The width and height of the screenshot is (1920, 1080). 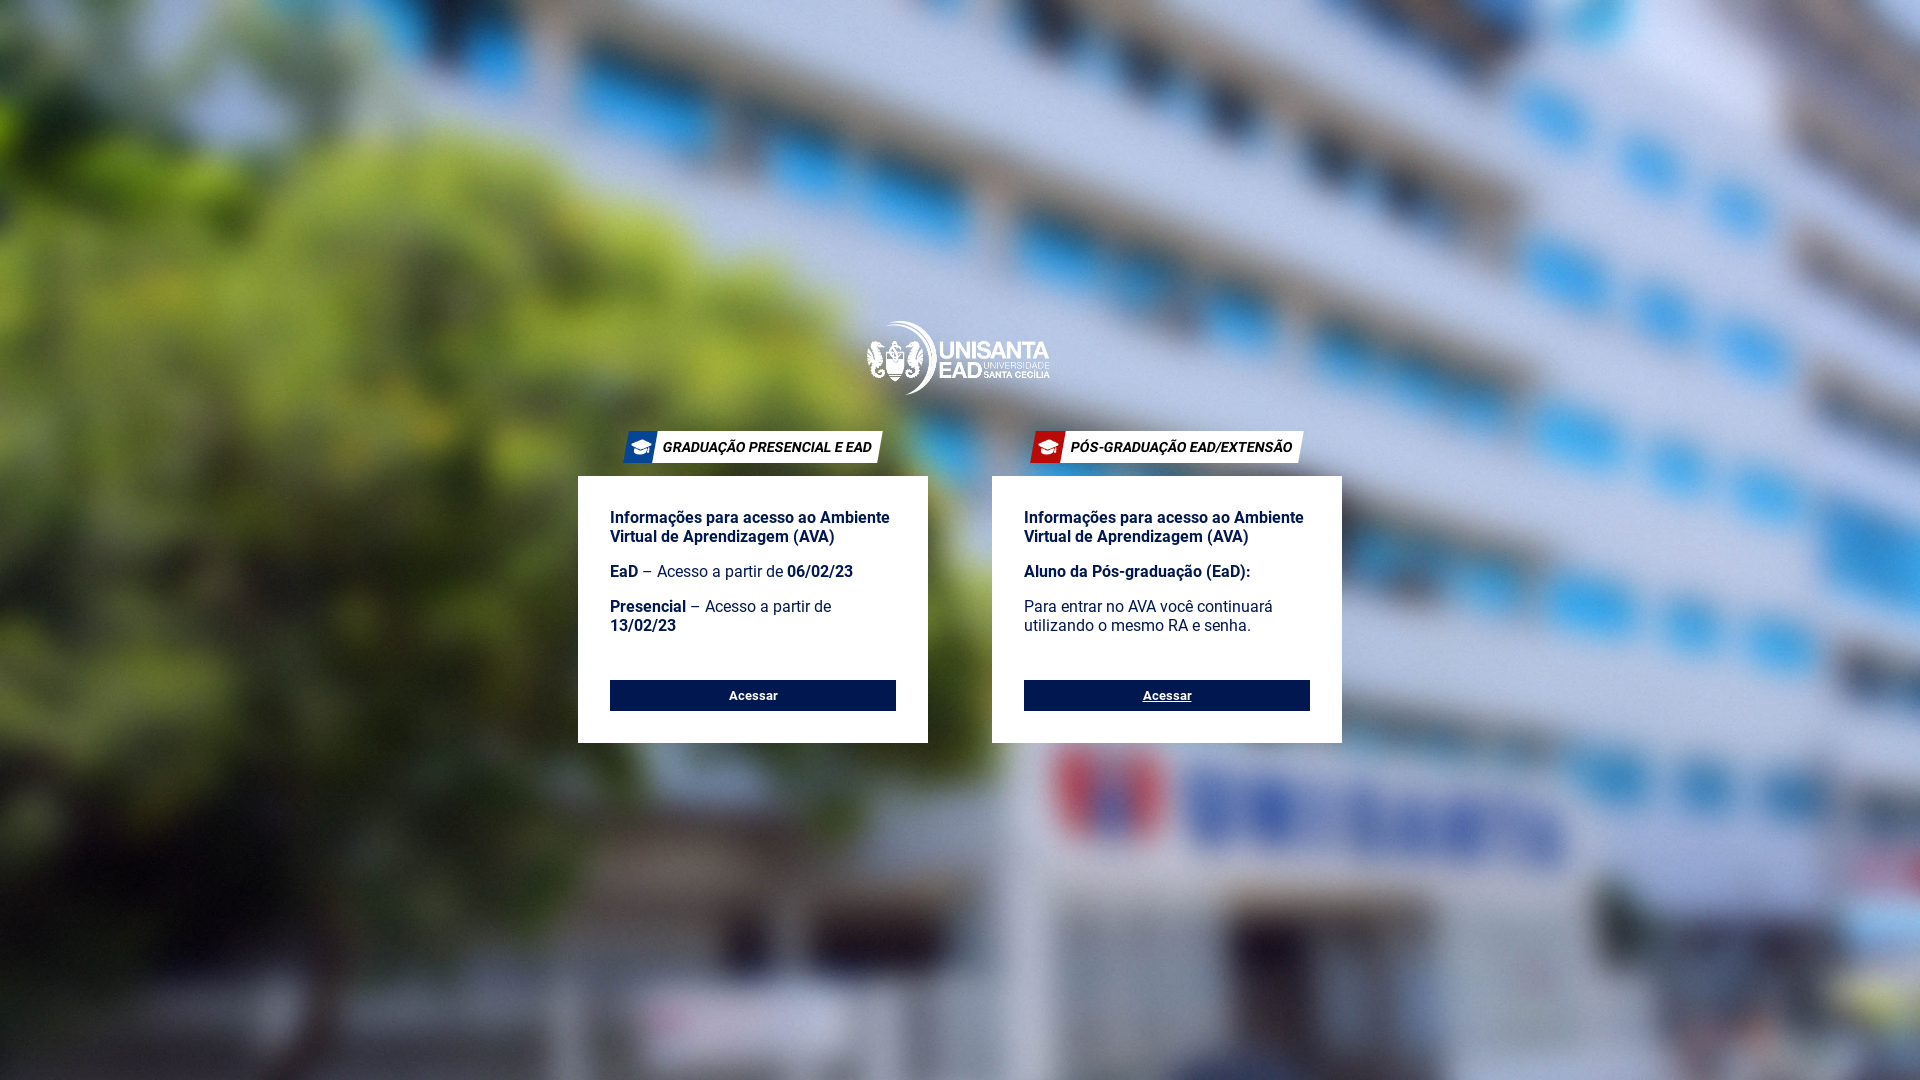 What do you see at coordinates (752, 694) in the screenshot?
I see `'Acessar'` at bounding box center [752, 694].